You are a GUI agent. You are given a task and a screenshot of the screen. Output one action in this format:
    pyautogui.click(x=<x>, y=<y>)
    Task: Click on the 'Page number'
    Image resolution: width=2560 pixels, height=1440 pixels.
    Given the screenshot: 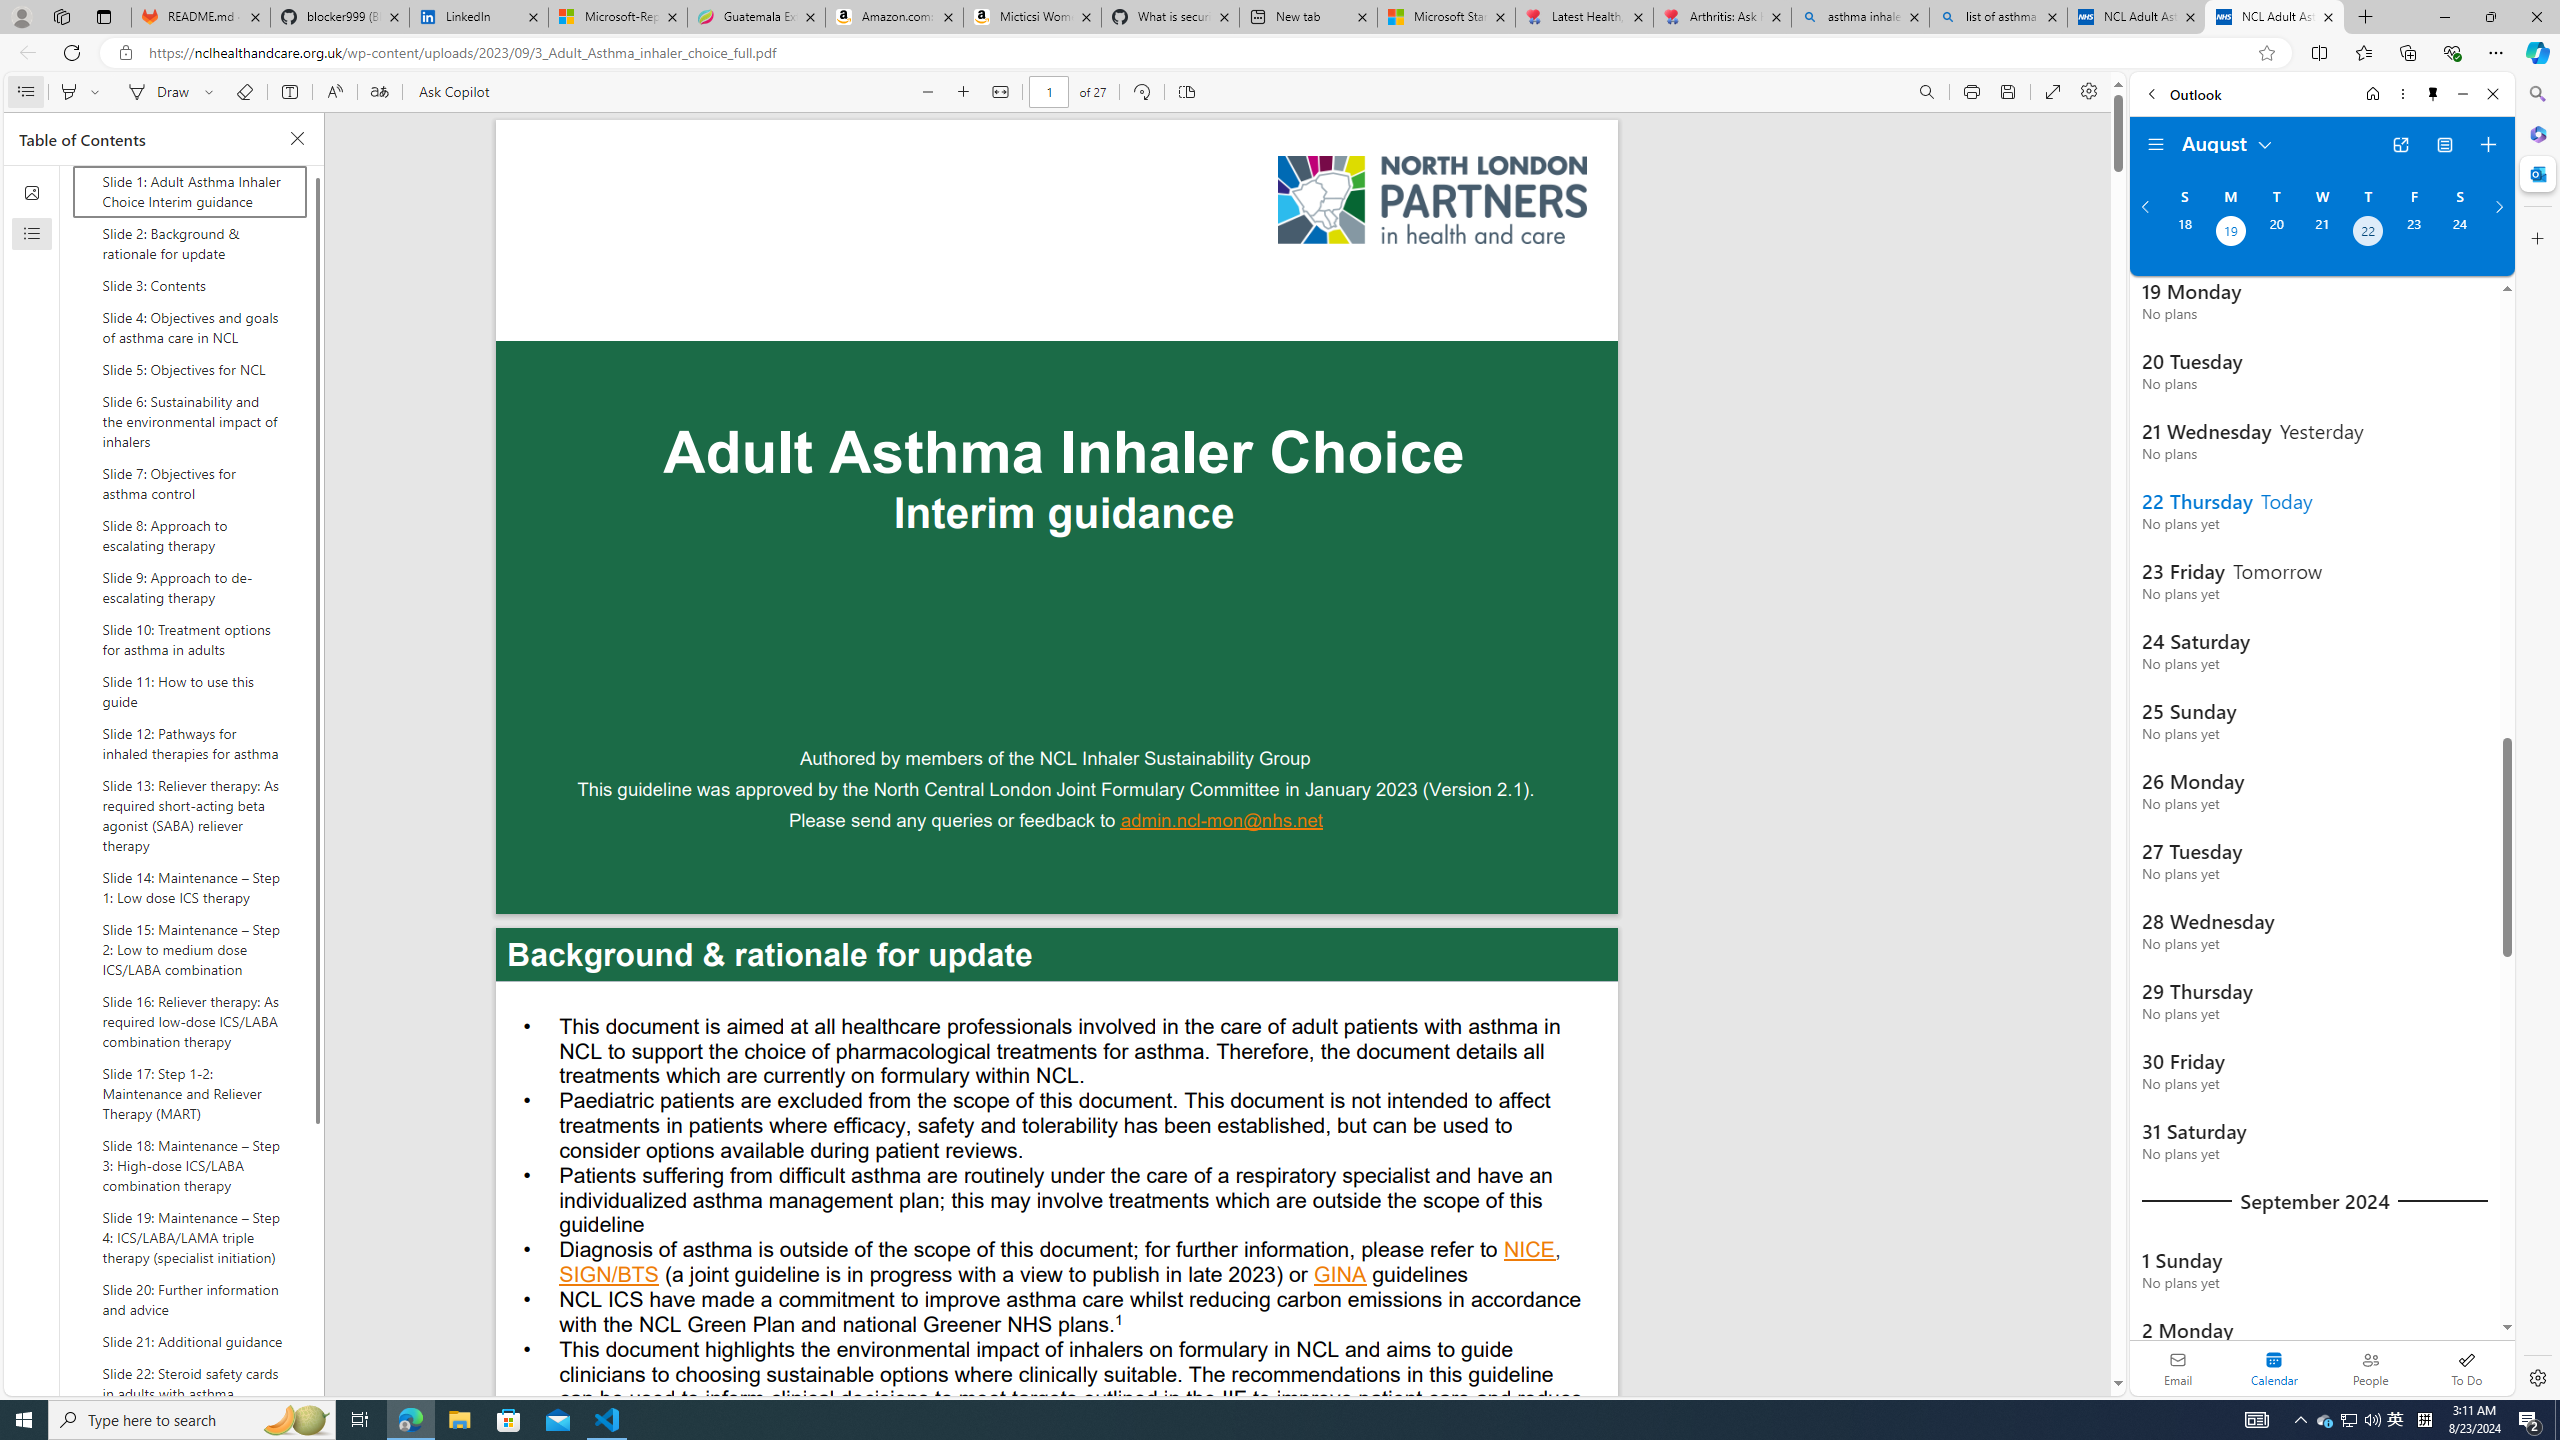 What is the action you would take?
    pyautogui.click(x=1048, y=91)
    